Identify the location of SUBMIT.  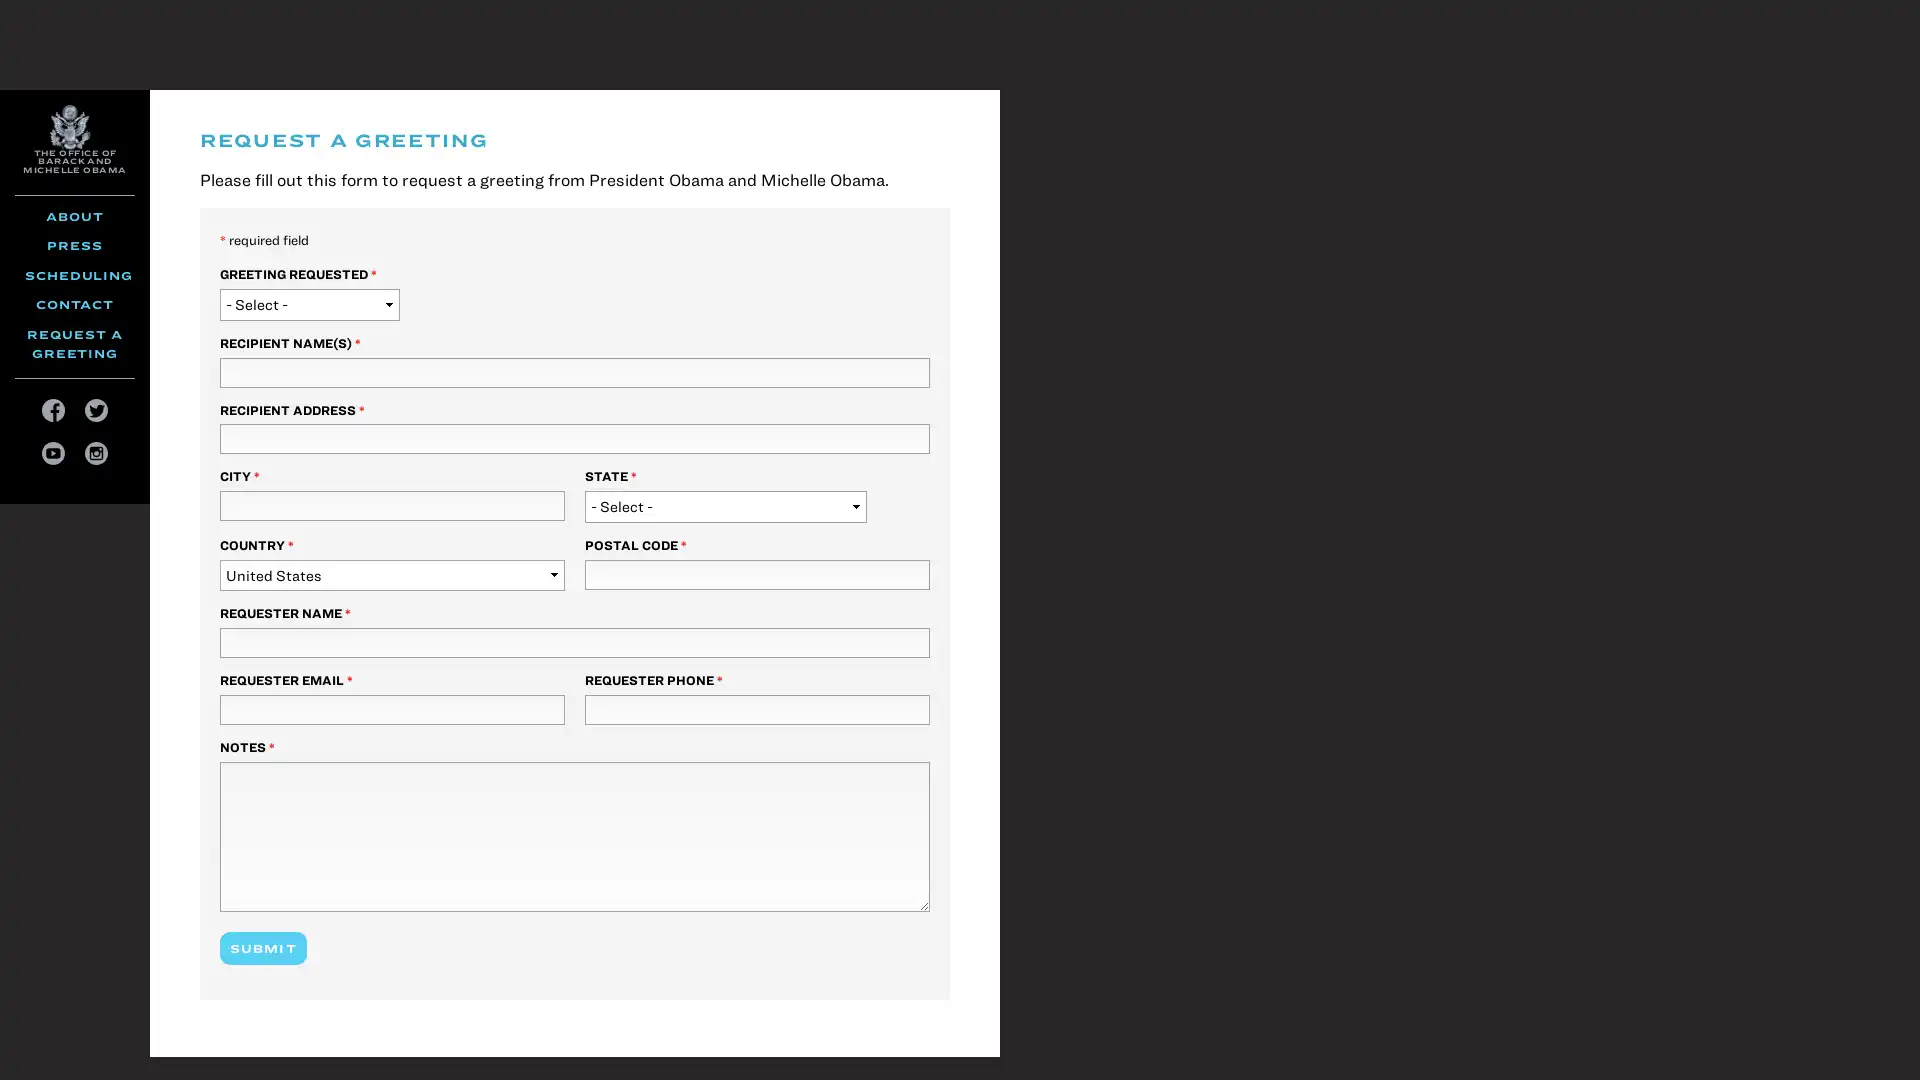
(262, 947).